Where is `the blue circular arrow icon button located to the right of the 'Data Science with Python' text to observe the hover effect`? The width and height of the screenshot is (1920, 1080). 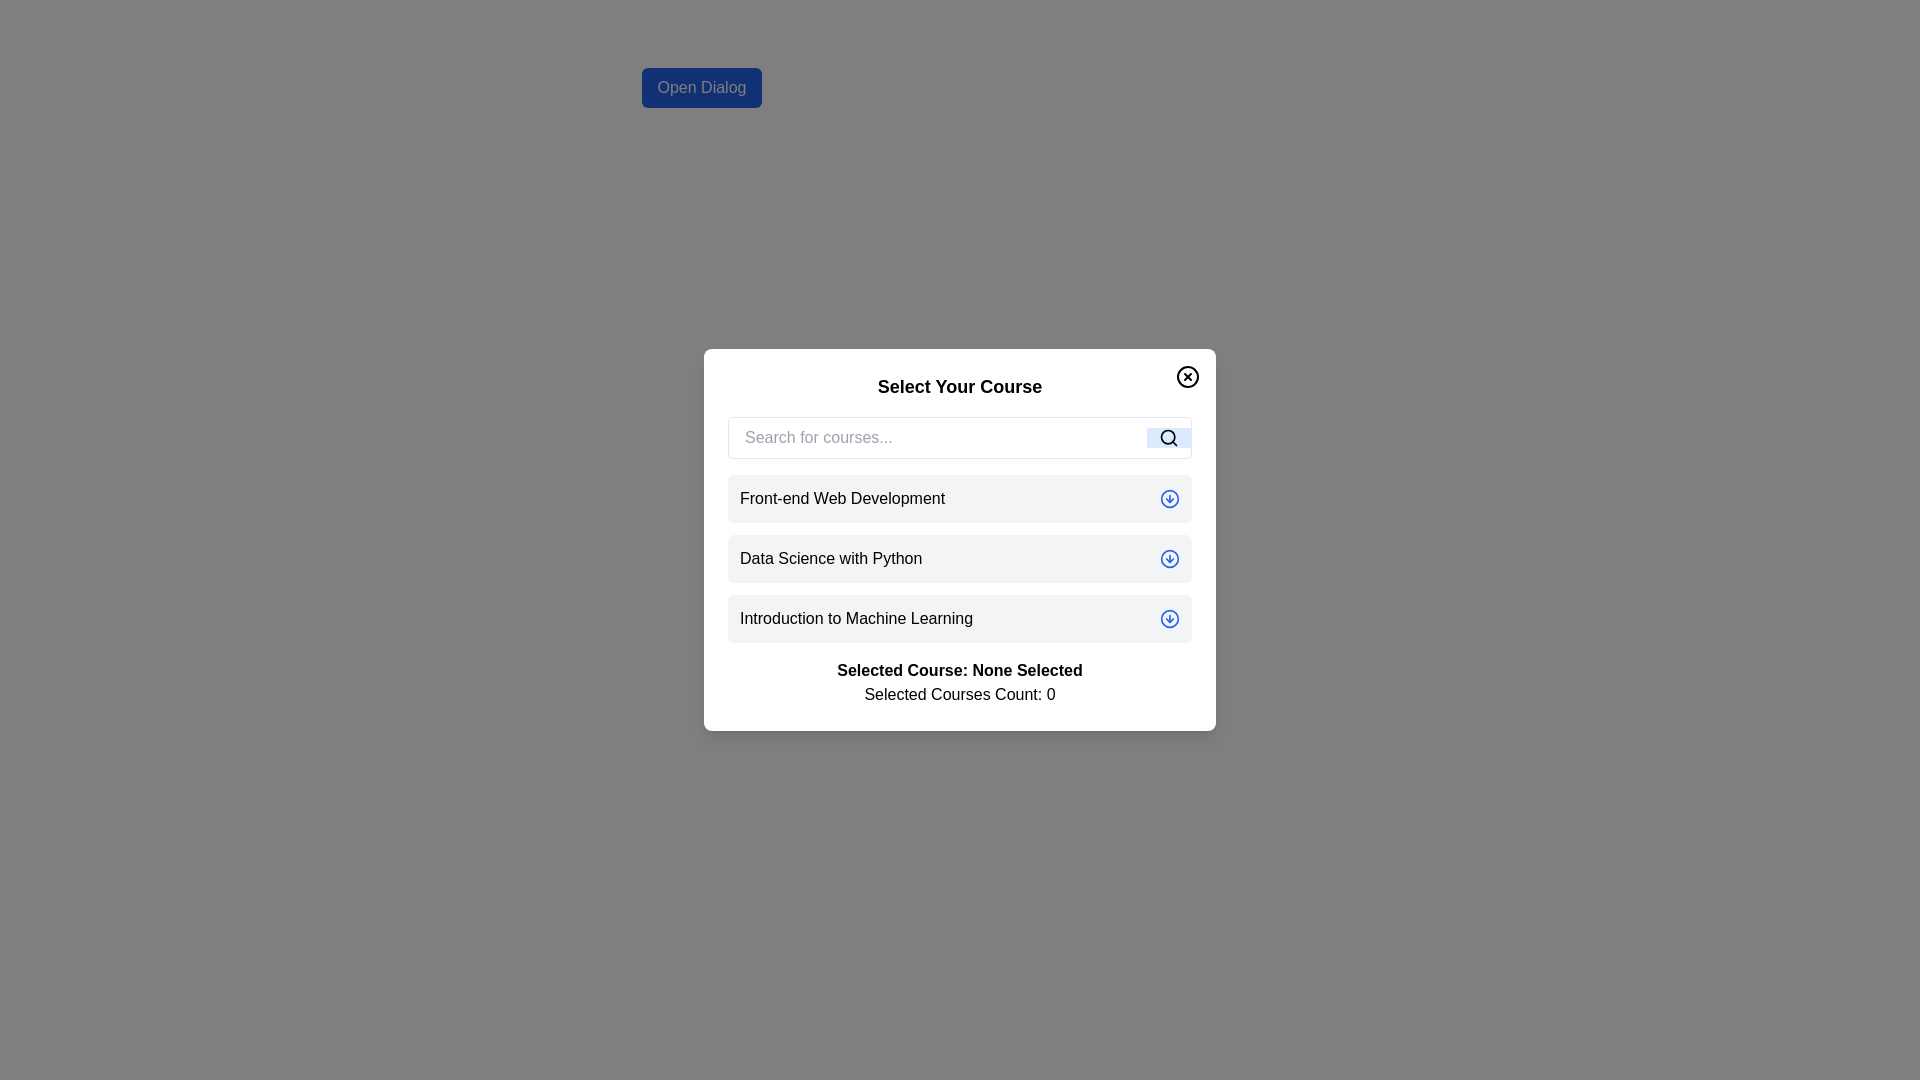 the blue circular arrow icon button located to the right of the 'Data Science with Python' text to observe the hover effect is located at coordinates (1170, 559).